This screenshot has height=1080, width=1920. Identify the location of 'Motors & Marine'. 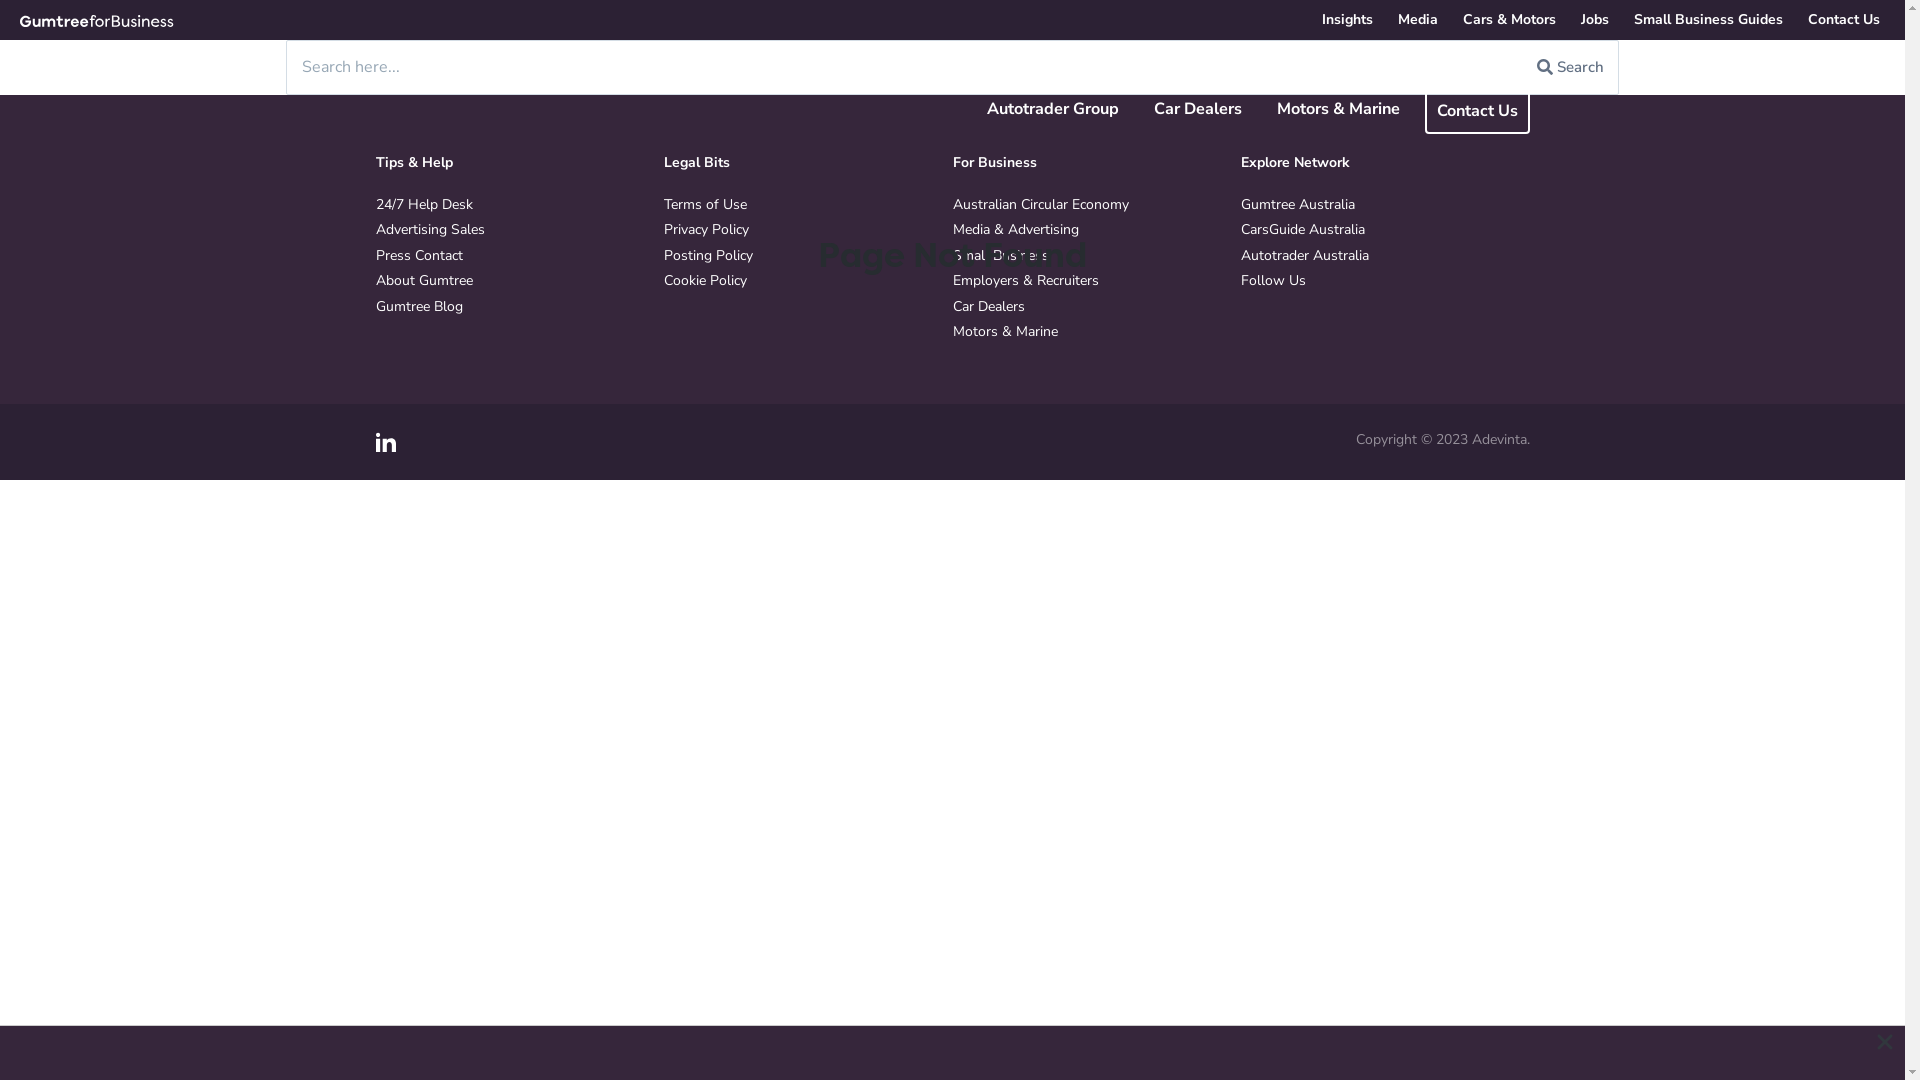
(1004, 330).